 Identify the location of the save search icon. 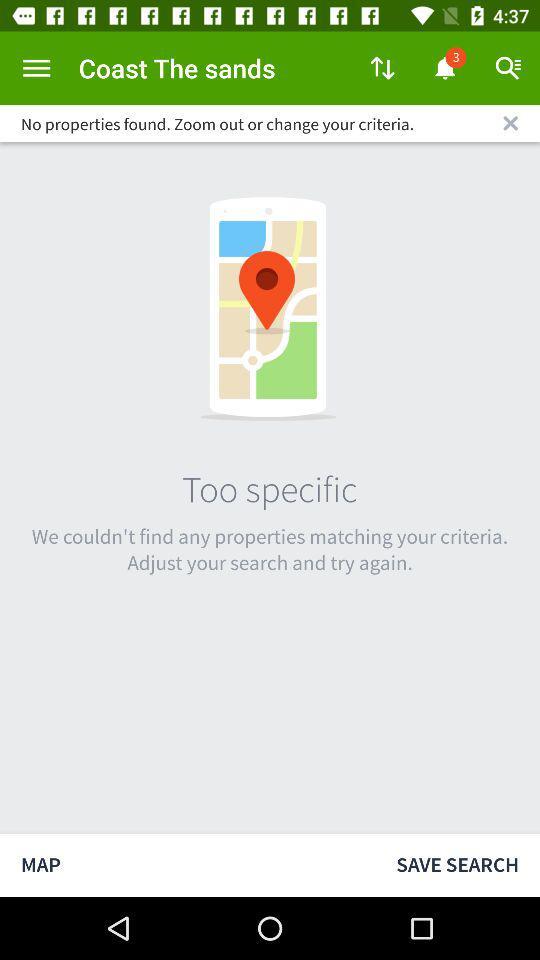
(457, 864).